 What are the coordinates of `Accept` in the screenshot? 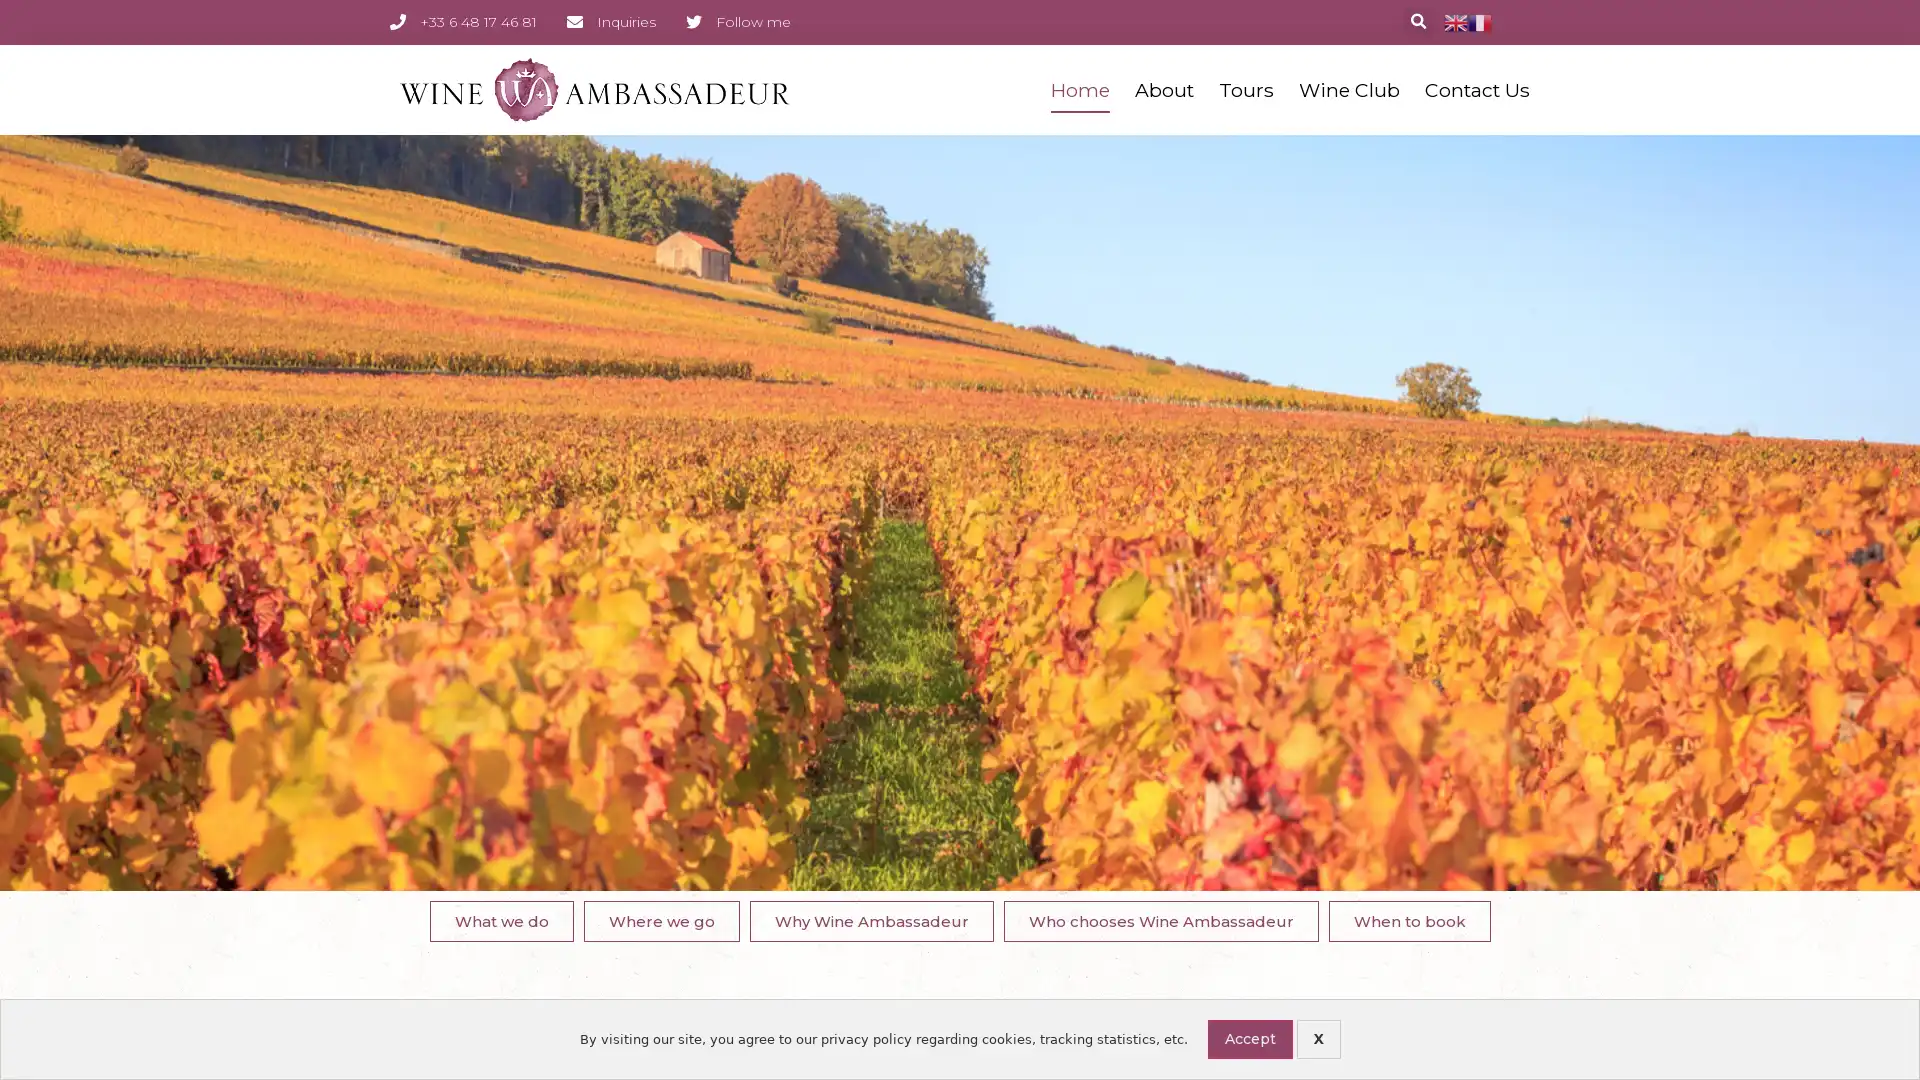 It's located at (1248, 1038).